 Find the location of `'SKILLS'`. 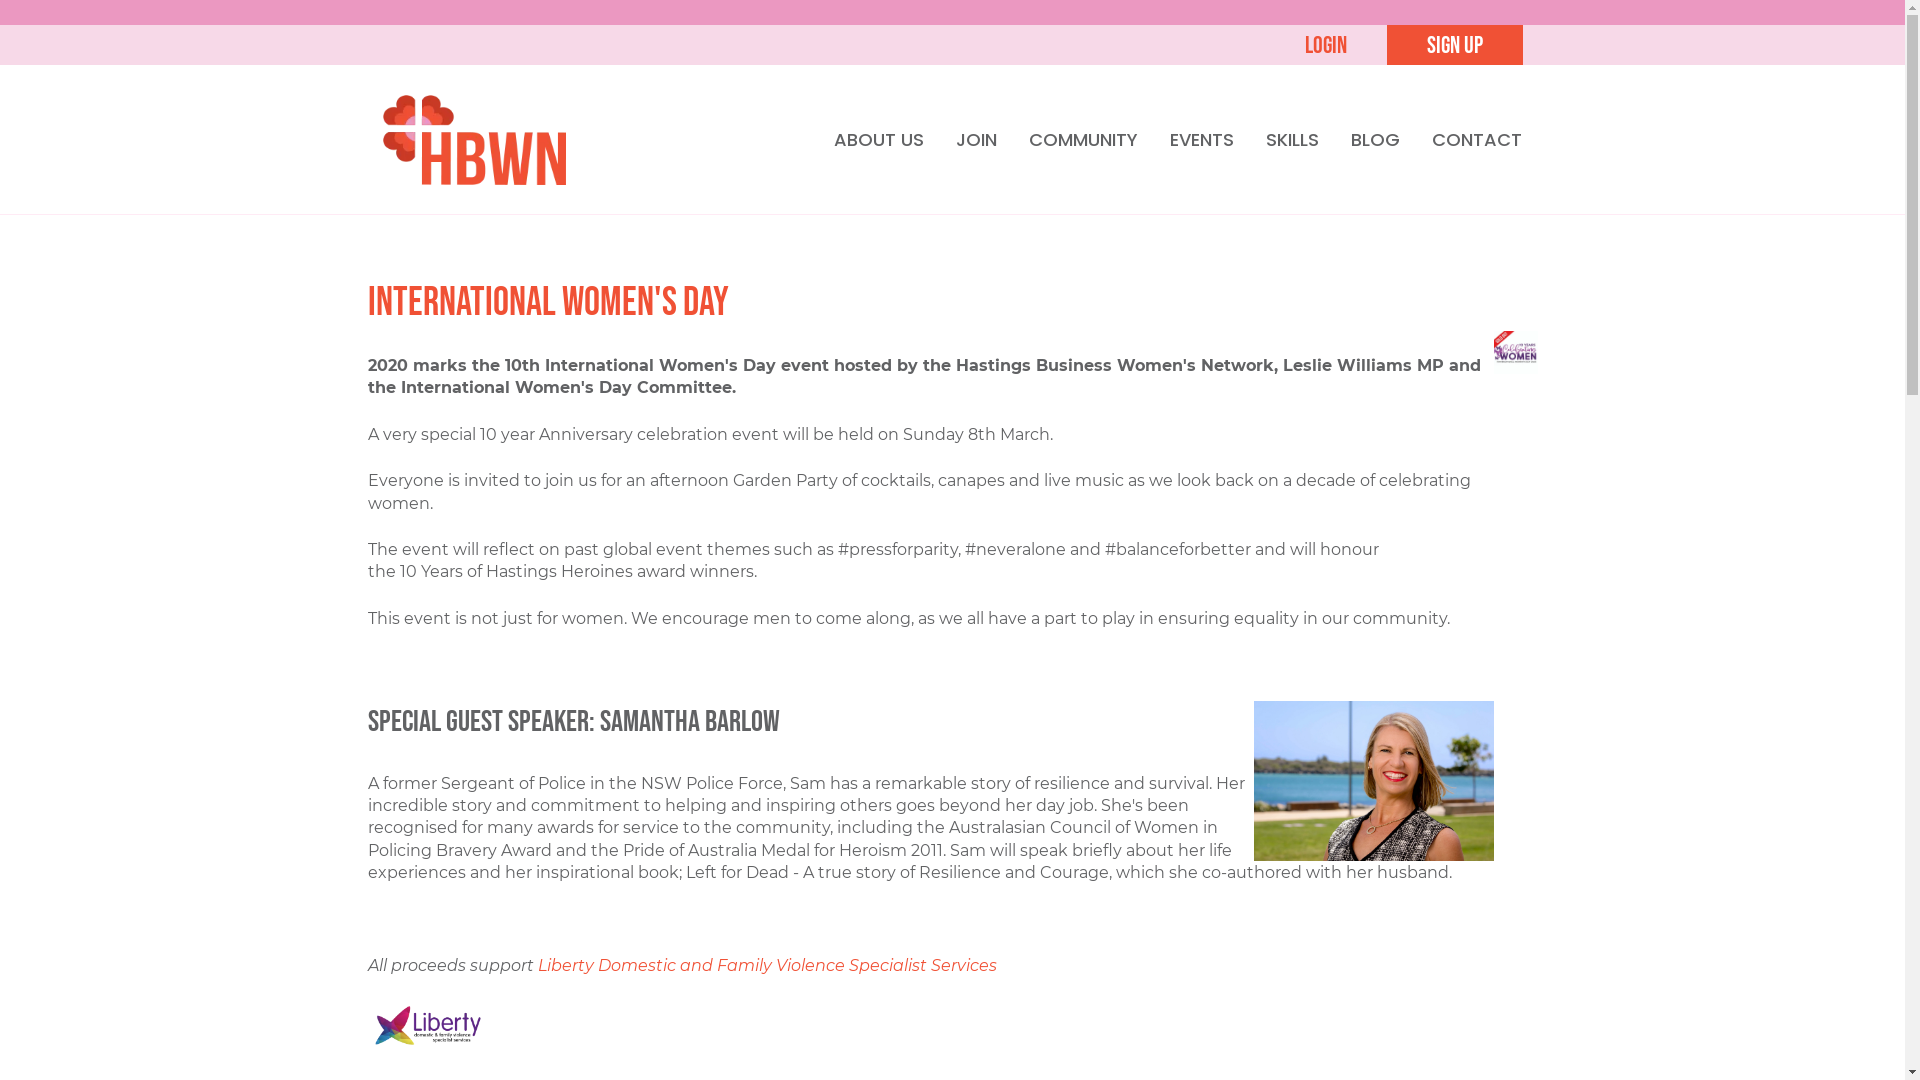

'SKILLS' is located at coordinates (1291, 138).